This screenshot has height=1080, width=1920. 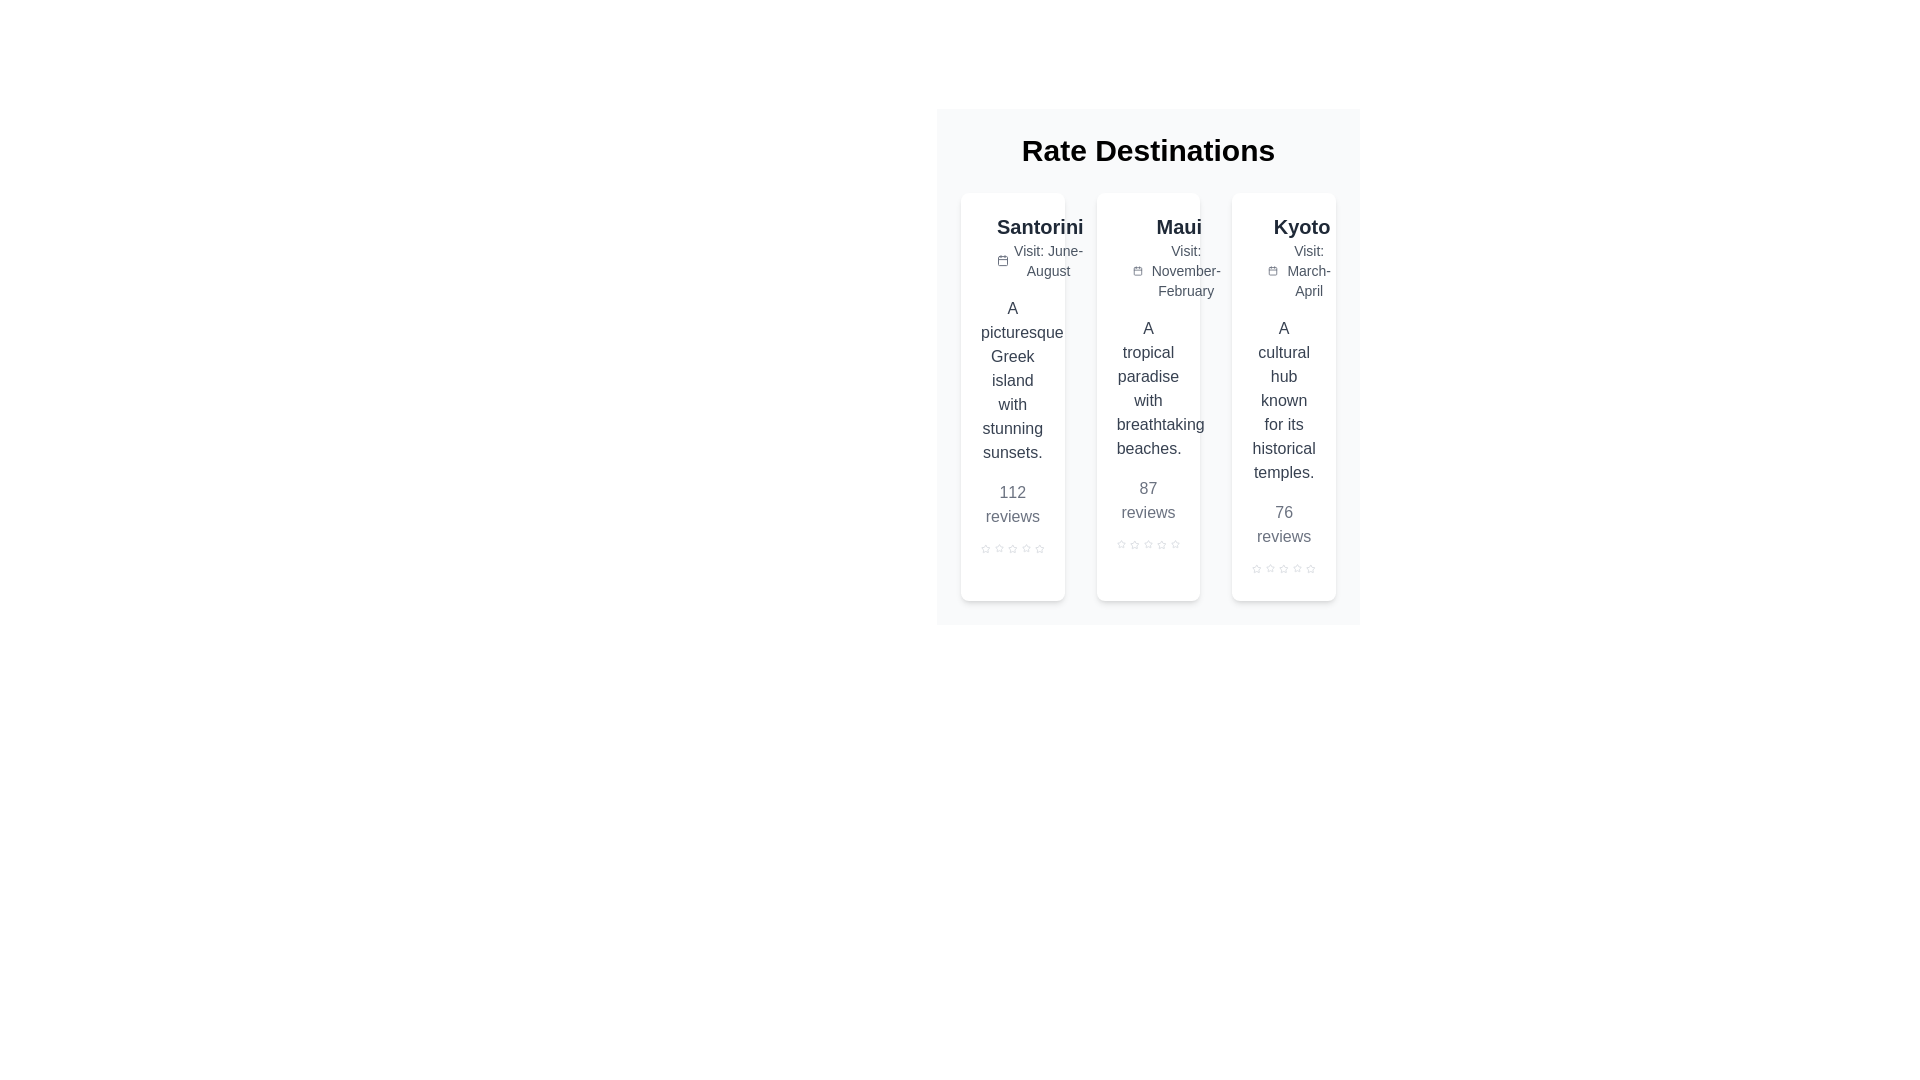 What do you see at coordinates (1012, 504) in the screenshot?
I see `the non-interactive text element displaying '112 reviews' located within the 'Santorini' card, positioned above the star icons` at bounding box center [1012, 504].